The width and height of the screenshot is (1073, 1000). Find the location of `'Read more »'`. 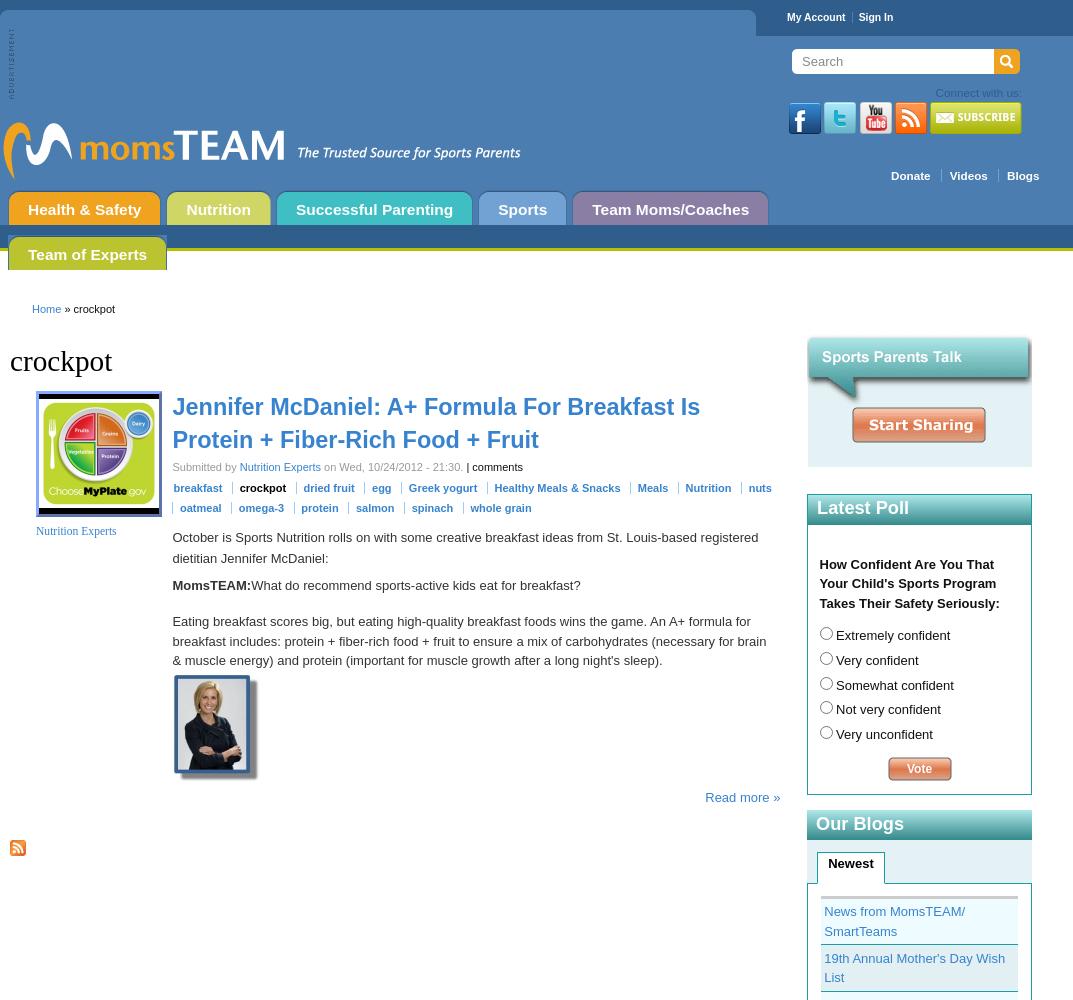

'Read more »' is located at coordinates (741, 797).